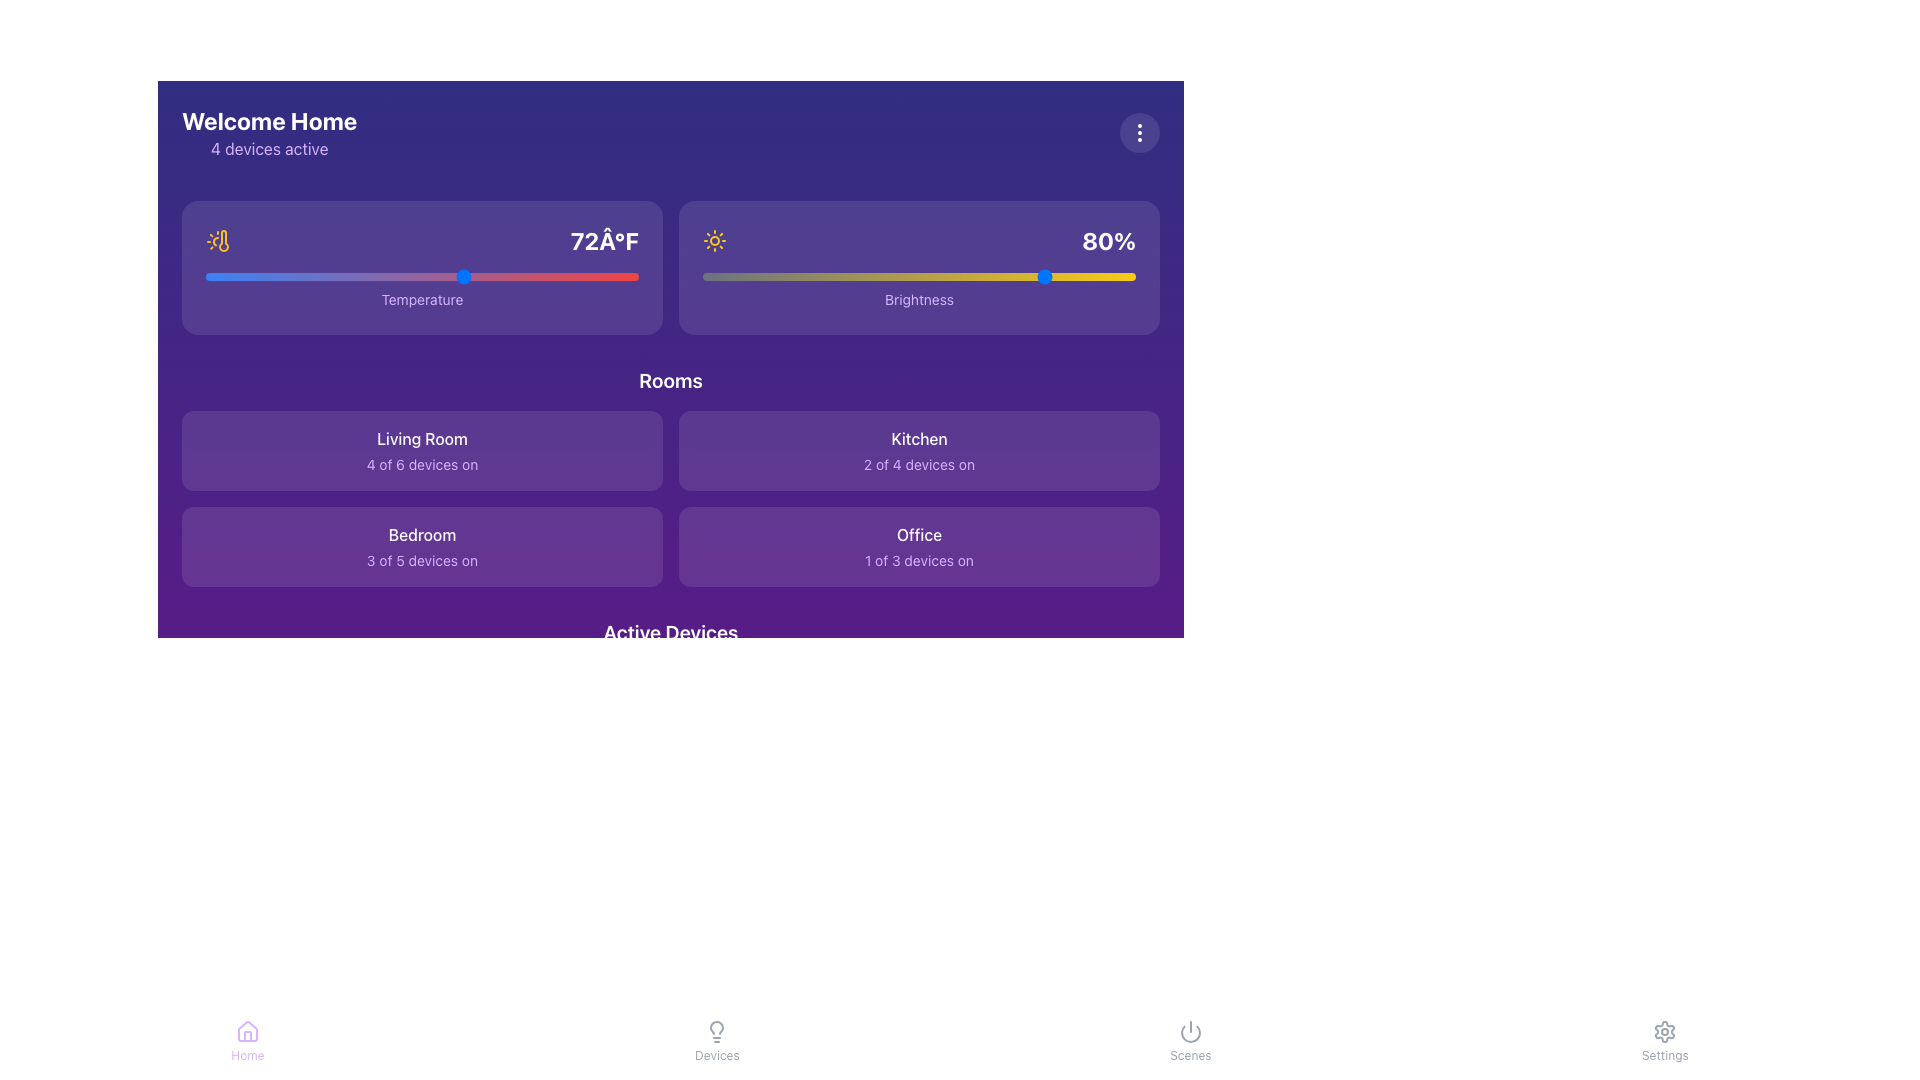 This screenshot has height=1080, width=1920. What do you see at coordinates (268, 120) in the screenshot?
I see `the greeting text label located in the top-left corner of the primary panel, which is above the text '4 devices active'` at bounding box center [268, 120].